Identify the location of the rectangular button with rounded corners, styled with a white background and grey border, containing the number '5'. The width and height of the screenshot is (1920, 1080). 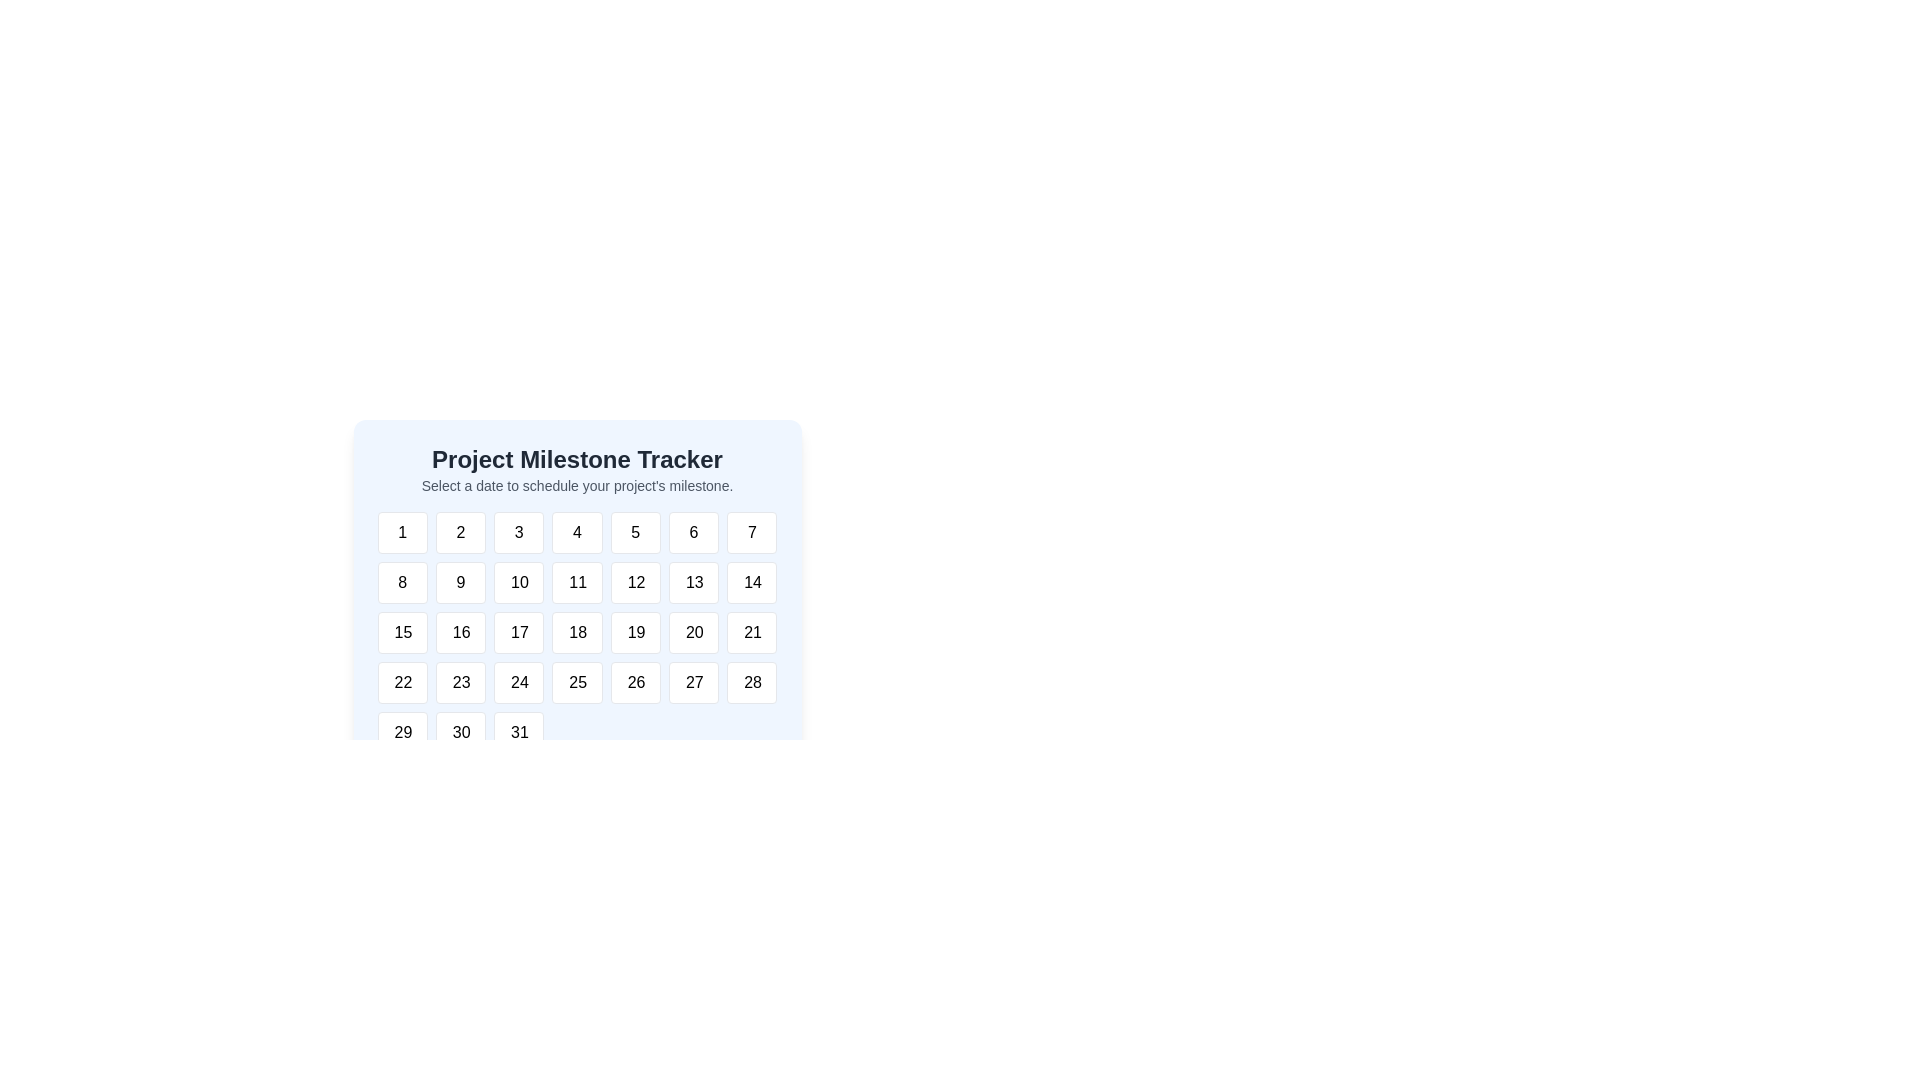
(634, 531).